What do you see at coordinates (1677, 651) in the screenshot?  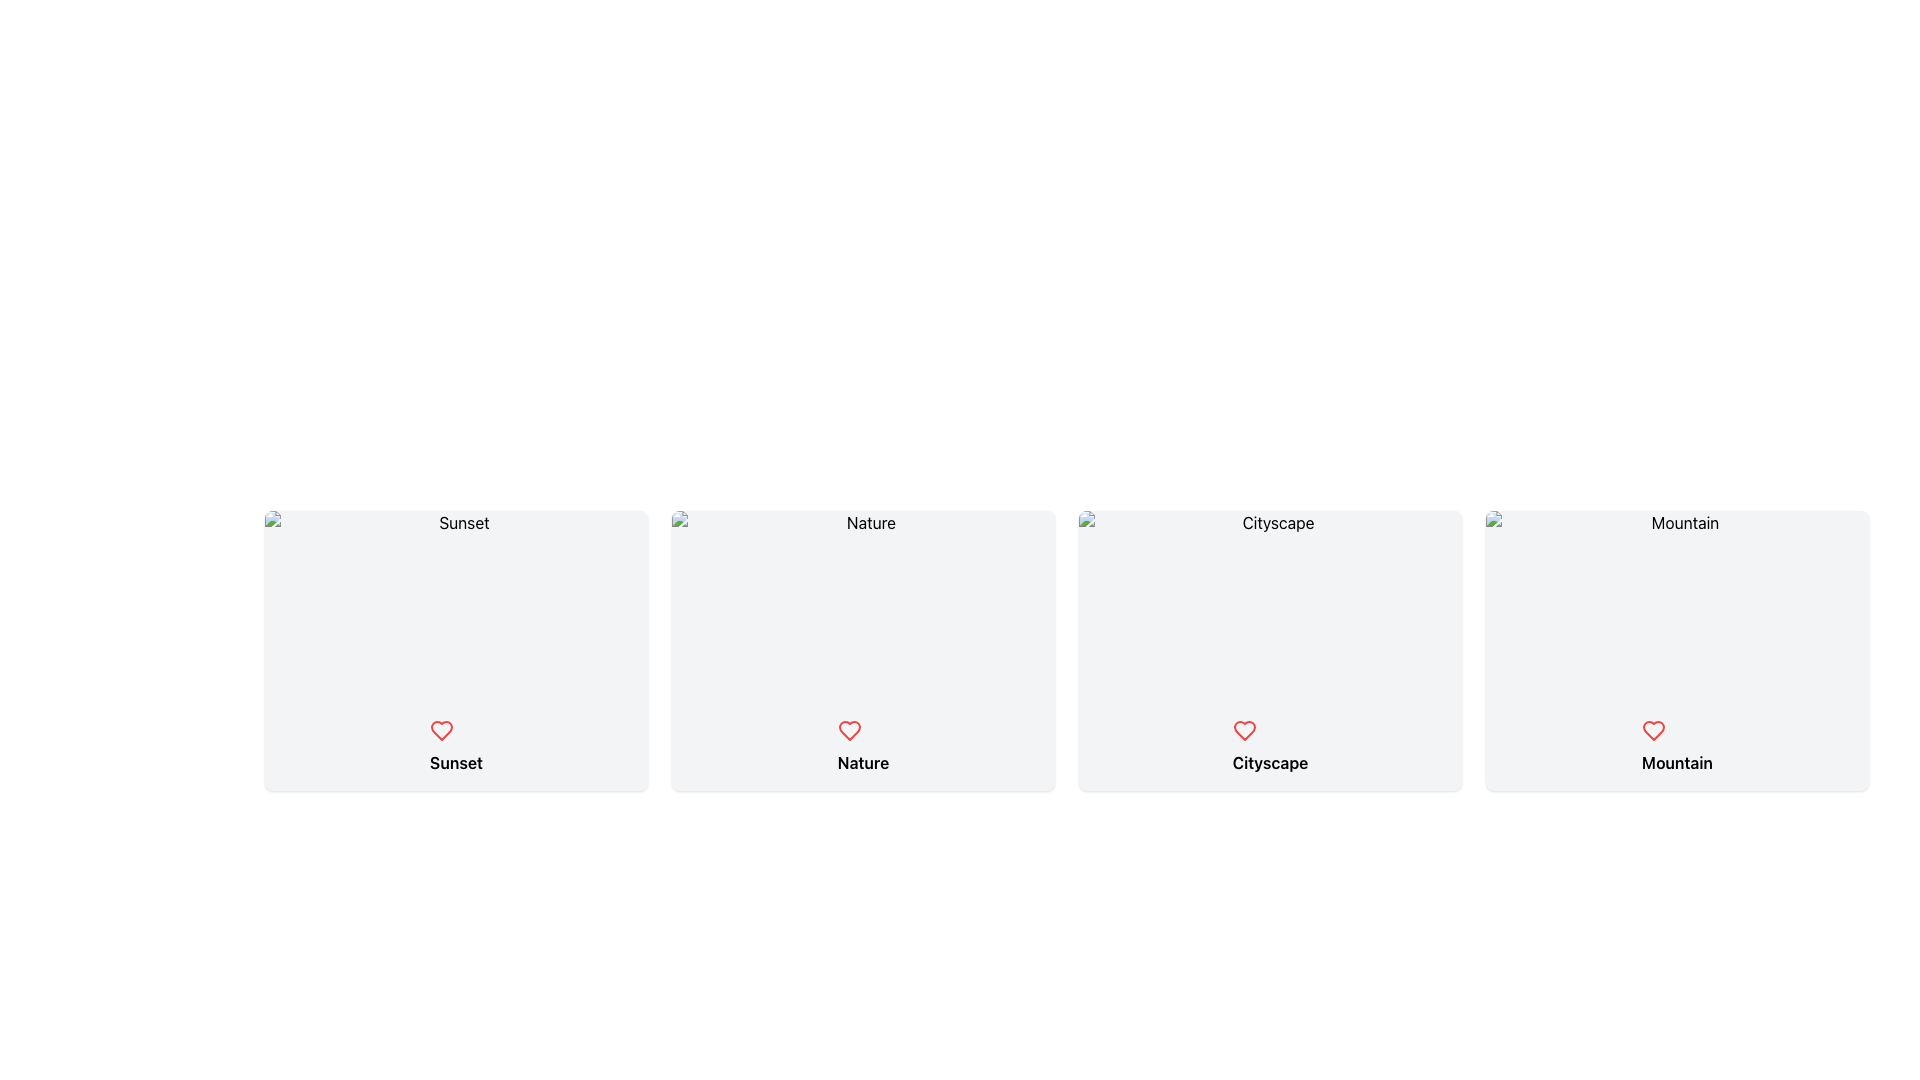 I see `the fourth card in the grid layout that represents the 'Mountain' item` at bounding box center [1677, 651].